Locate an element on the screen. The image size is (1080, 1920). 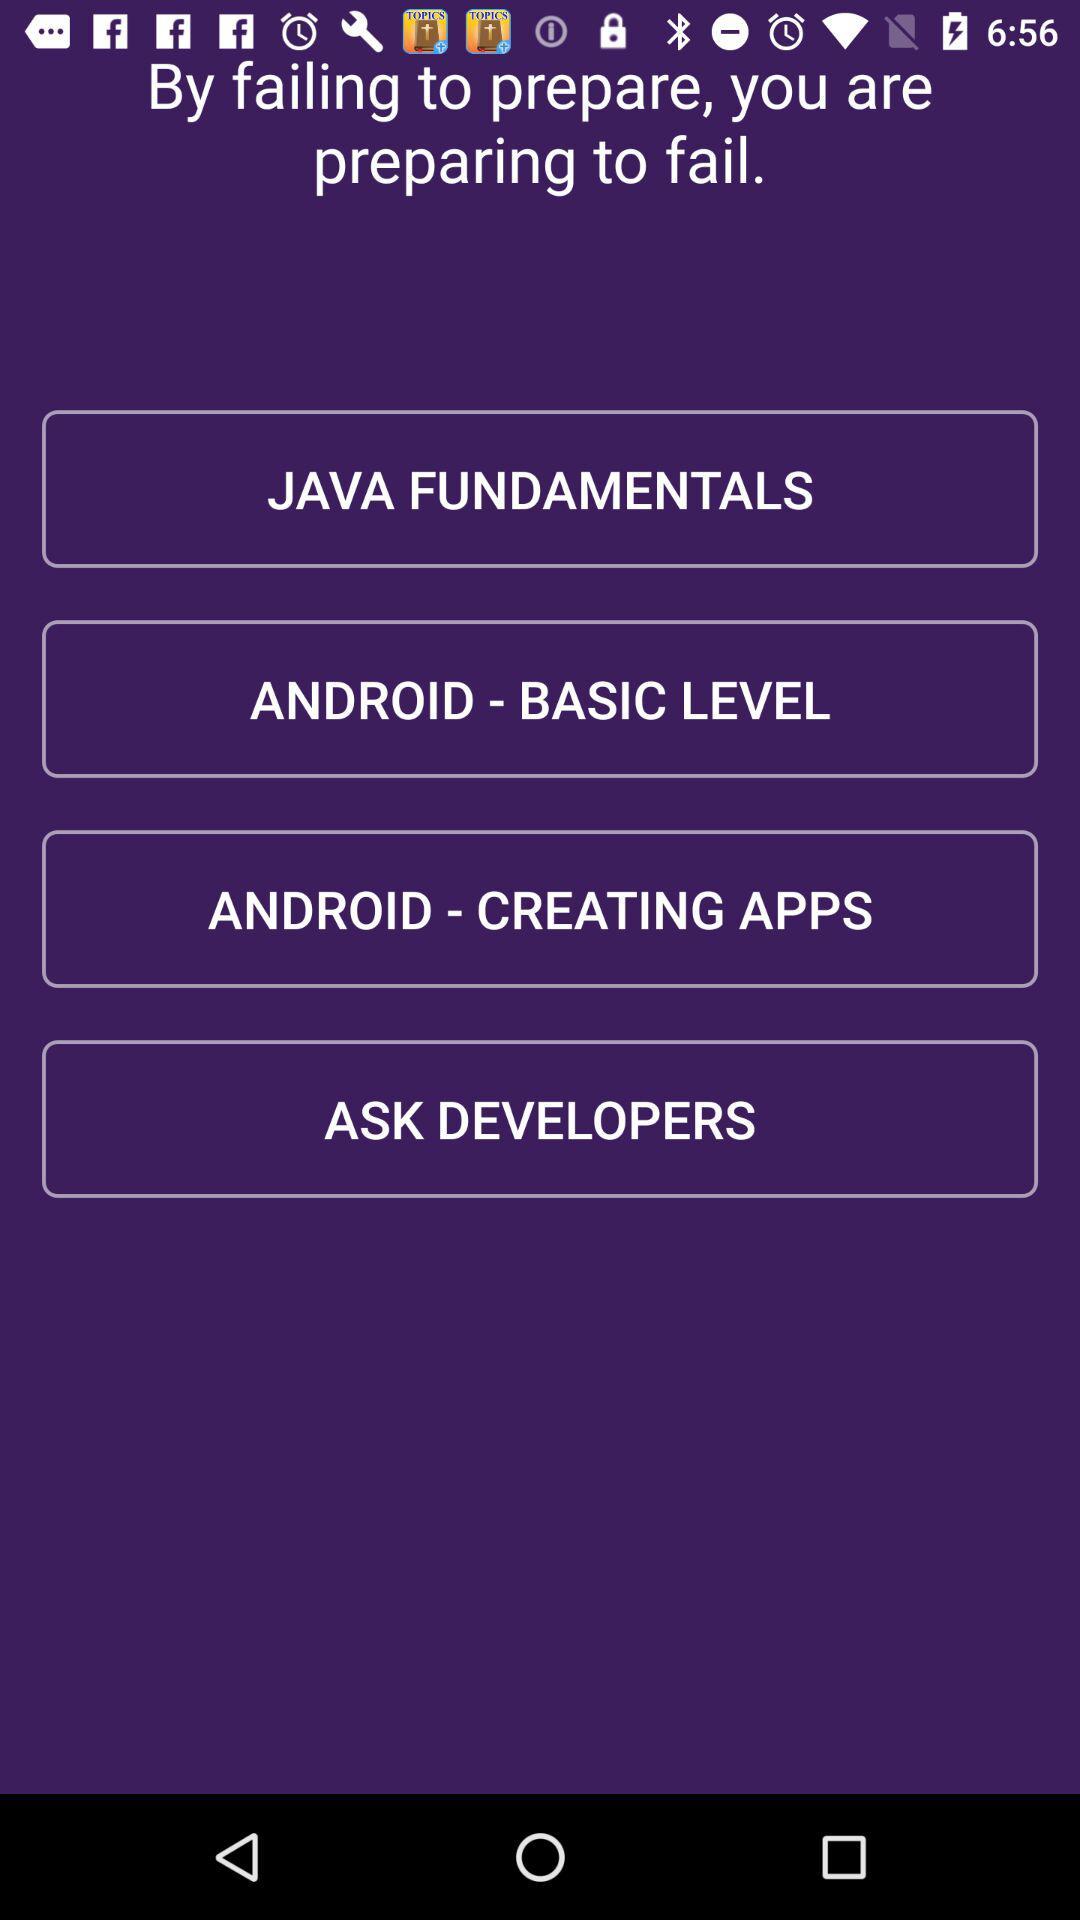
the icon below android - creating apps item is located at coordinates (540, 1117).